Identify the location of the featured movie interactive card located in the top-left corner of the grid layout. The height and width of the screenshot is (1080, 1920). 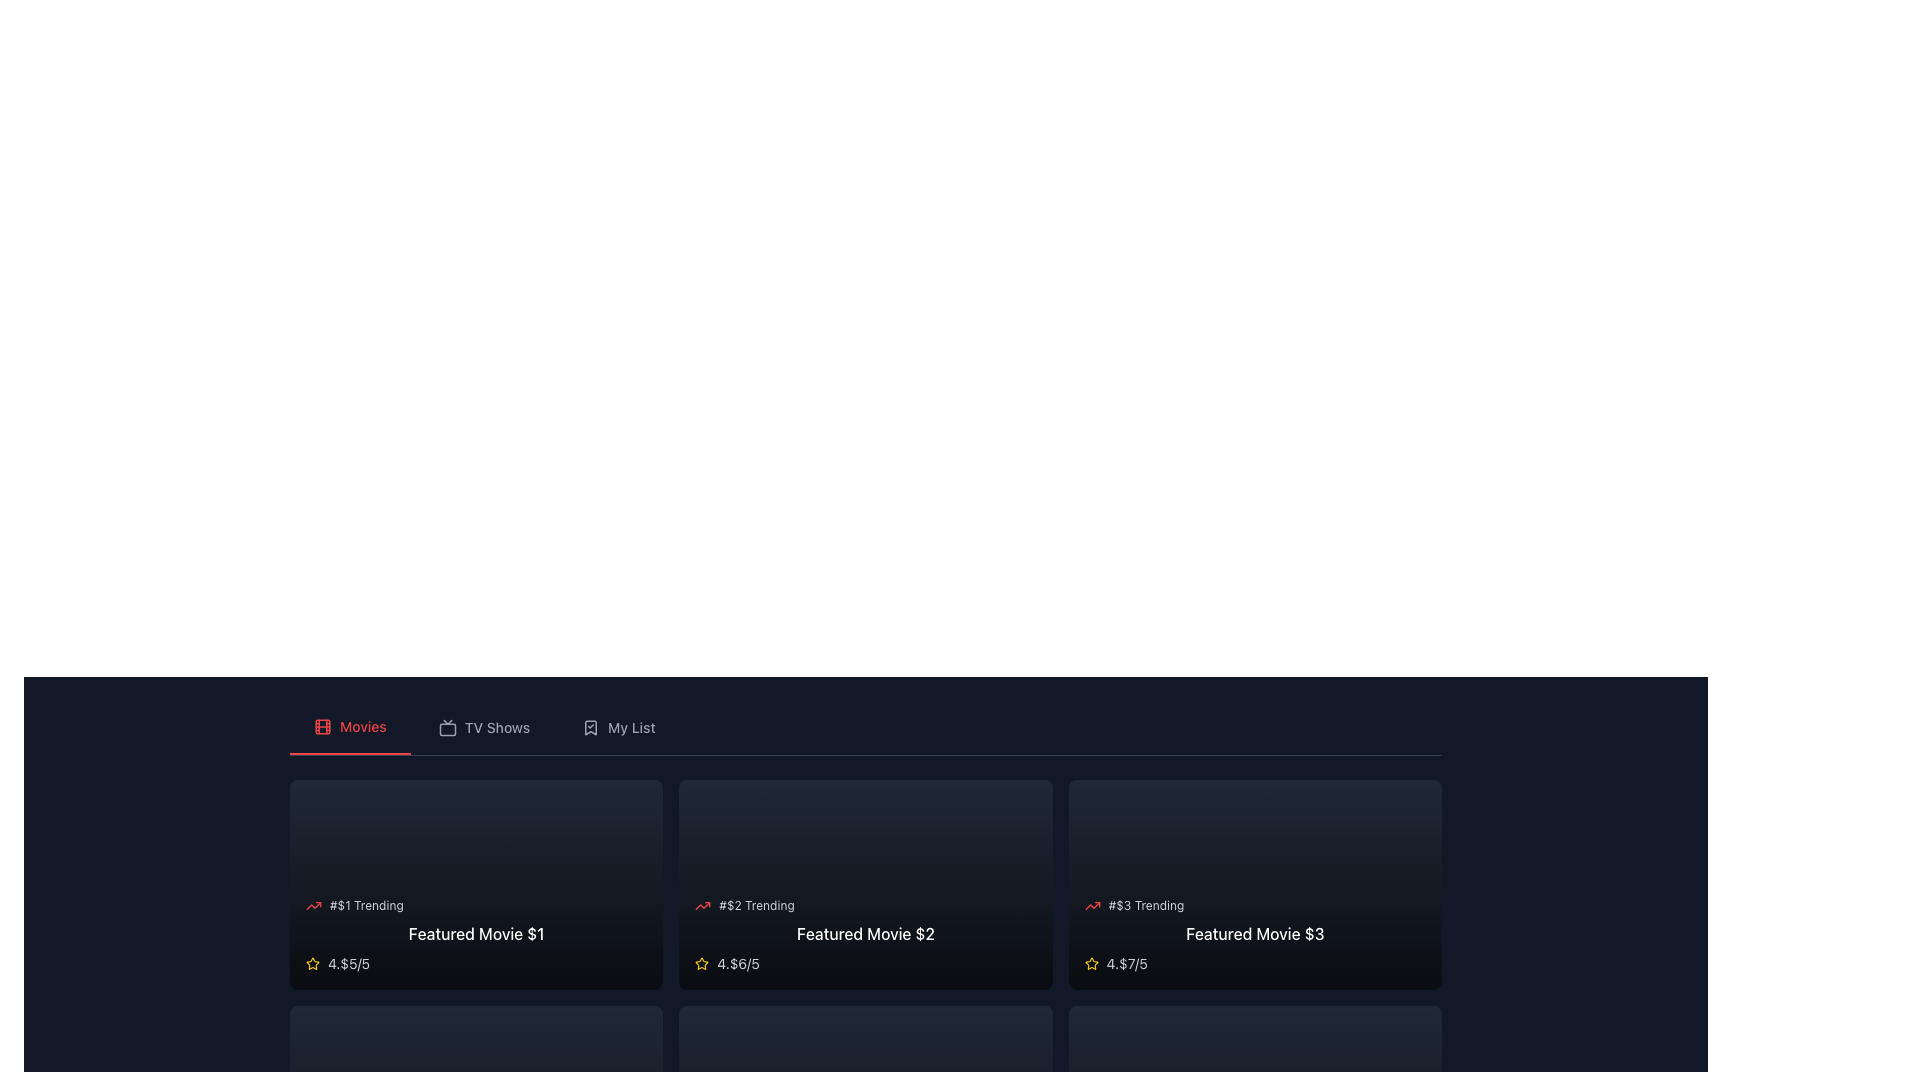
(475, 883).